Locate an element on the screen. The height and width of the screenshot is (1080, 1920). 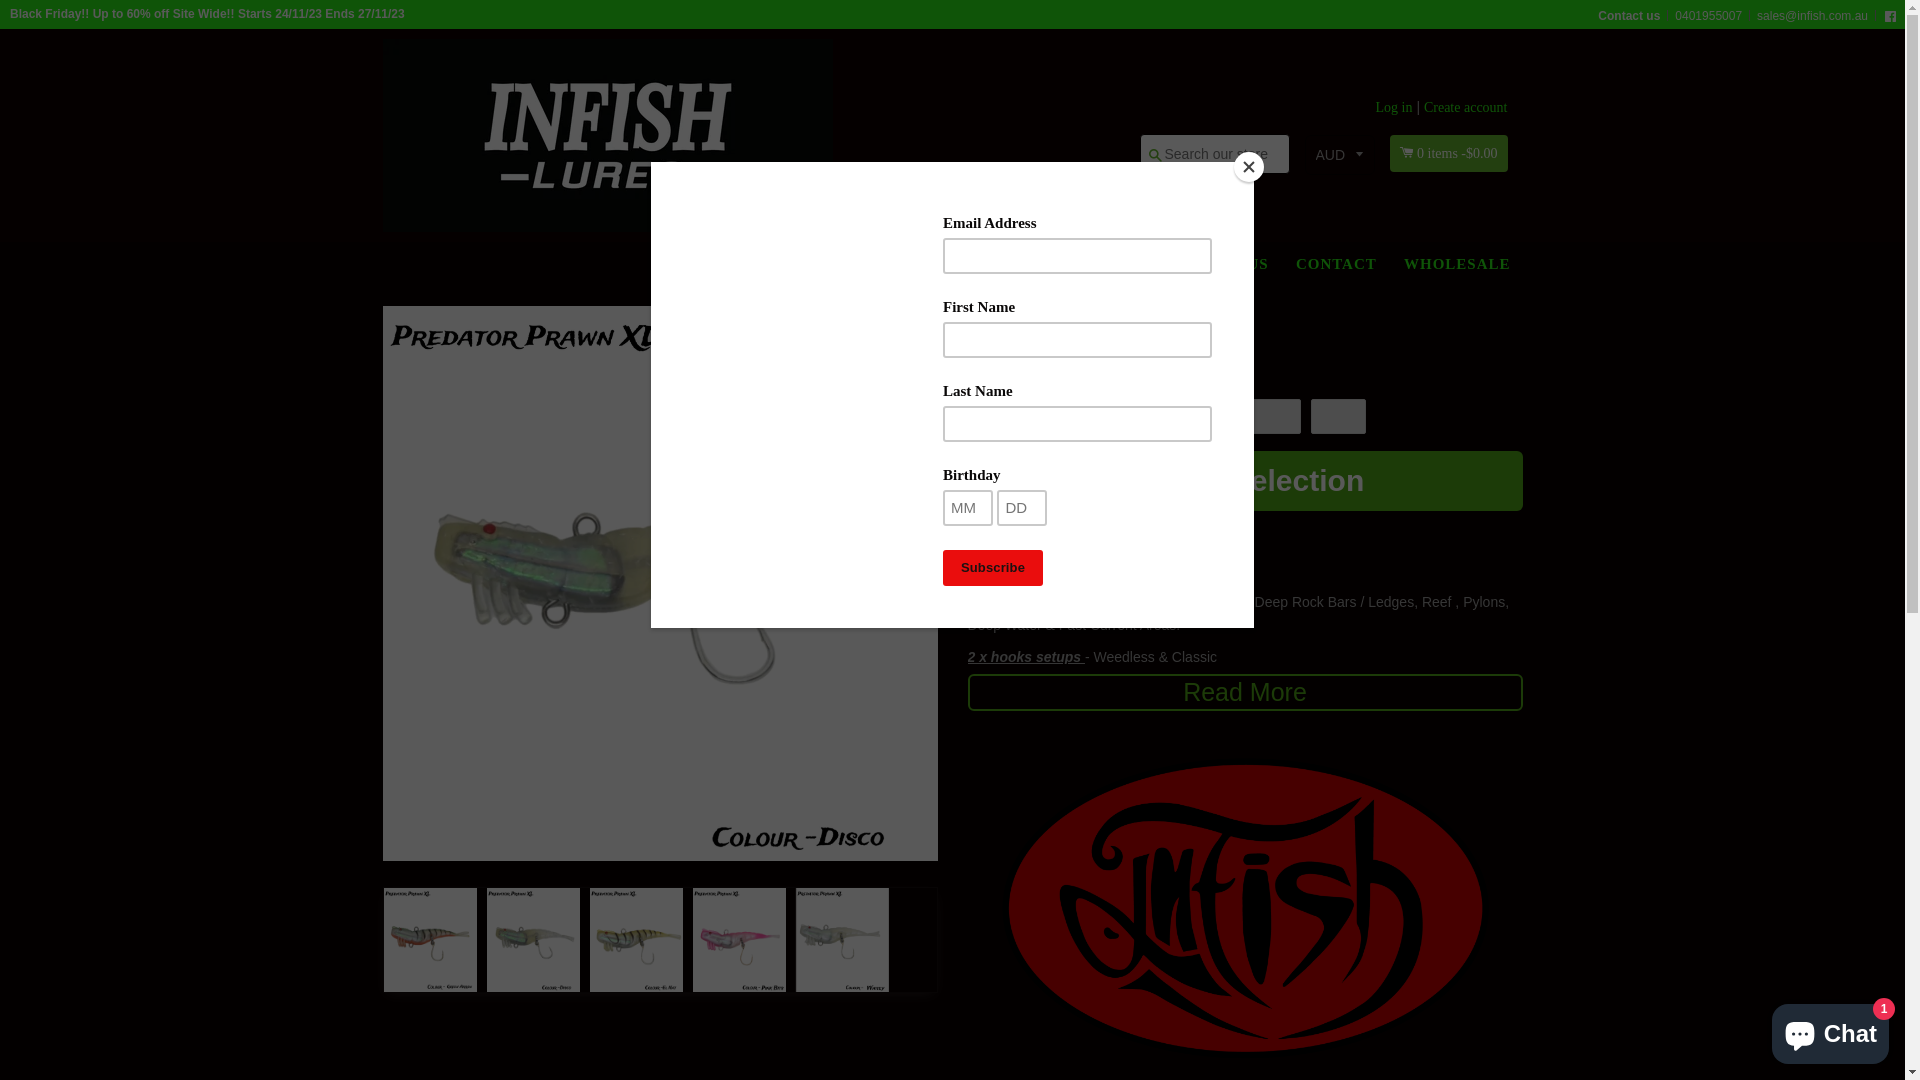
'0 items -$0.00' is located at coordinates (1449, 152).